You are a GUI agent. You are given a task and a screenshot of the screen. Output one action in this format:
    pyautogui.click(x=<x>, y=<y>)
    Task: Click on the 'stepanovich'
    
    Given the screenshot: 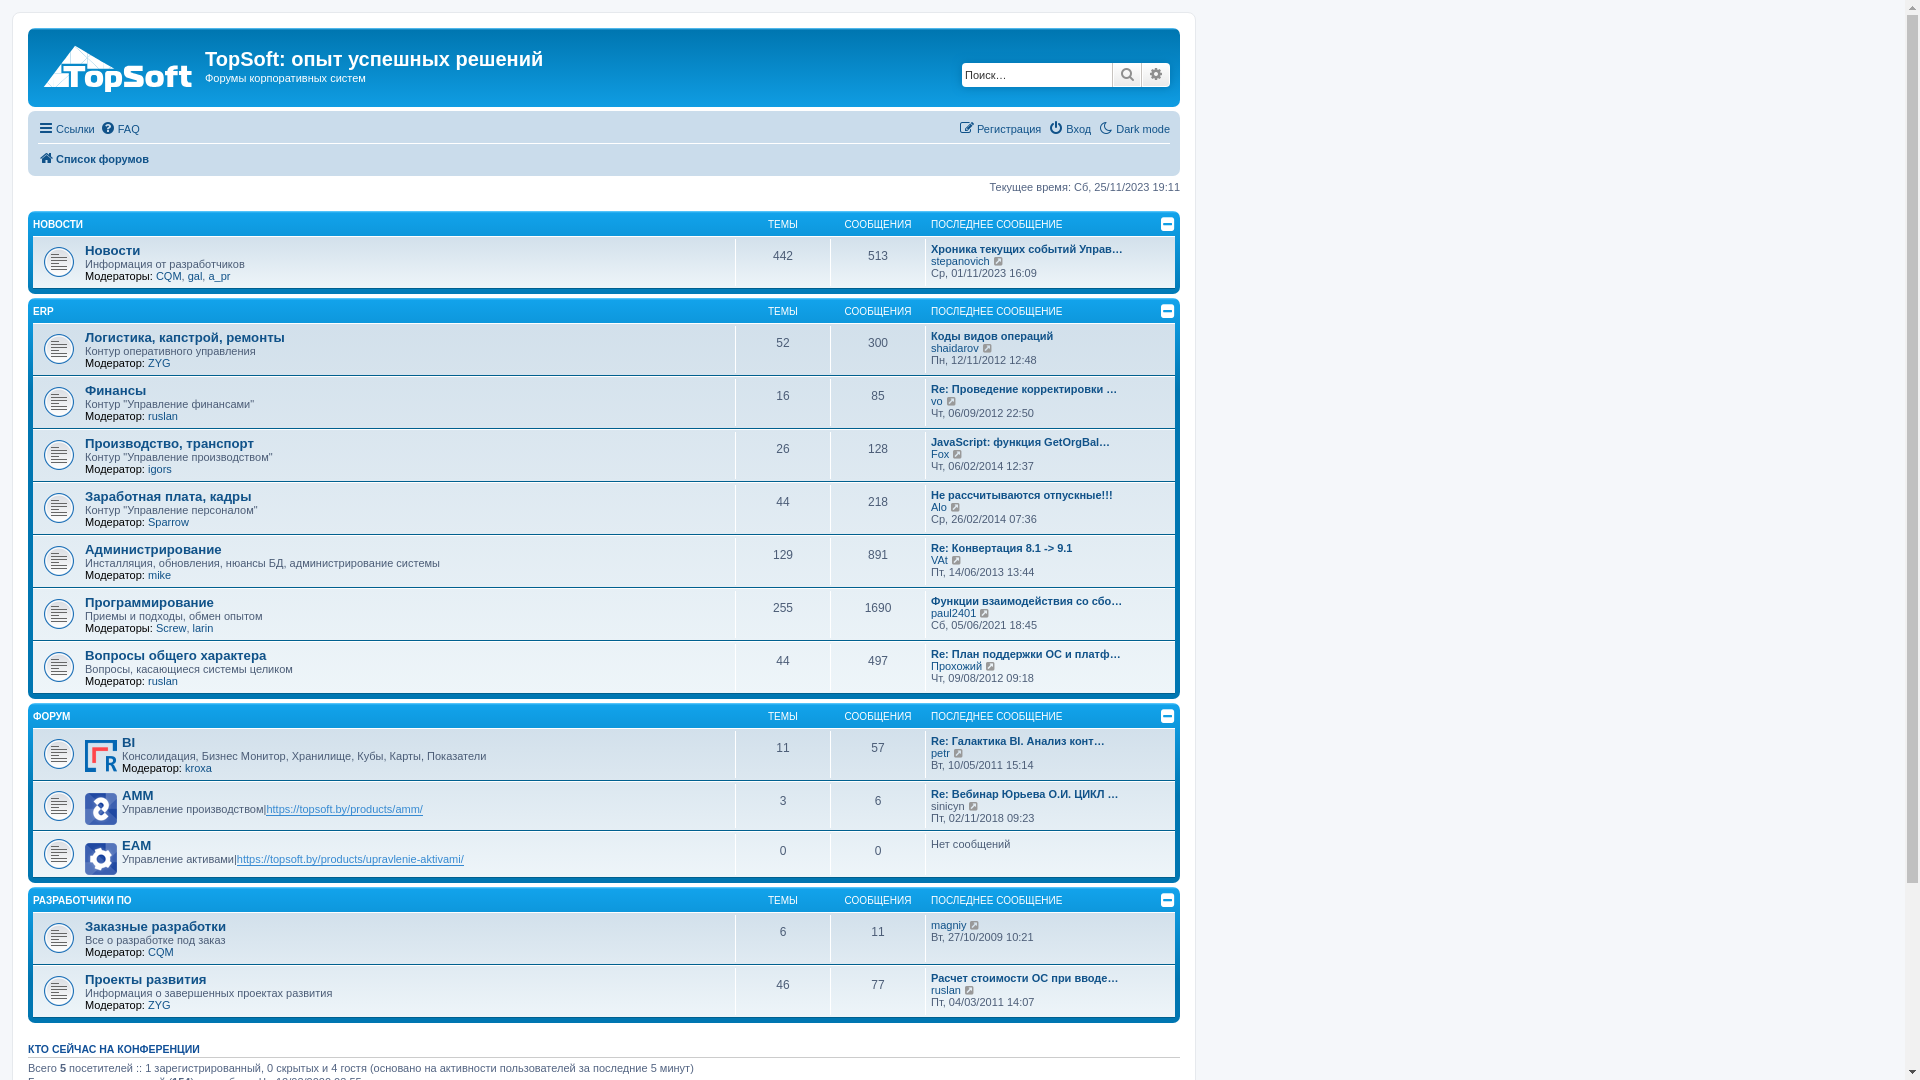 What is the action you would take?
    pyautogui.click(x=930, y=260)
    